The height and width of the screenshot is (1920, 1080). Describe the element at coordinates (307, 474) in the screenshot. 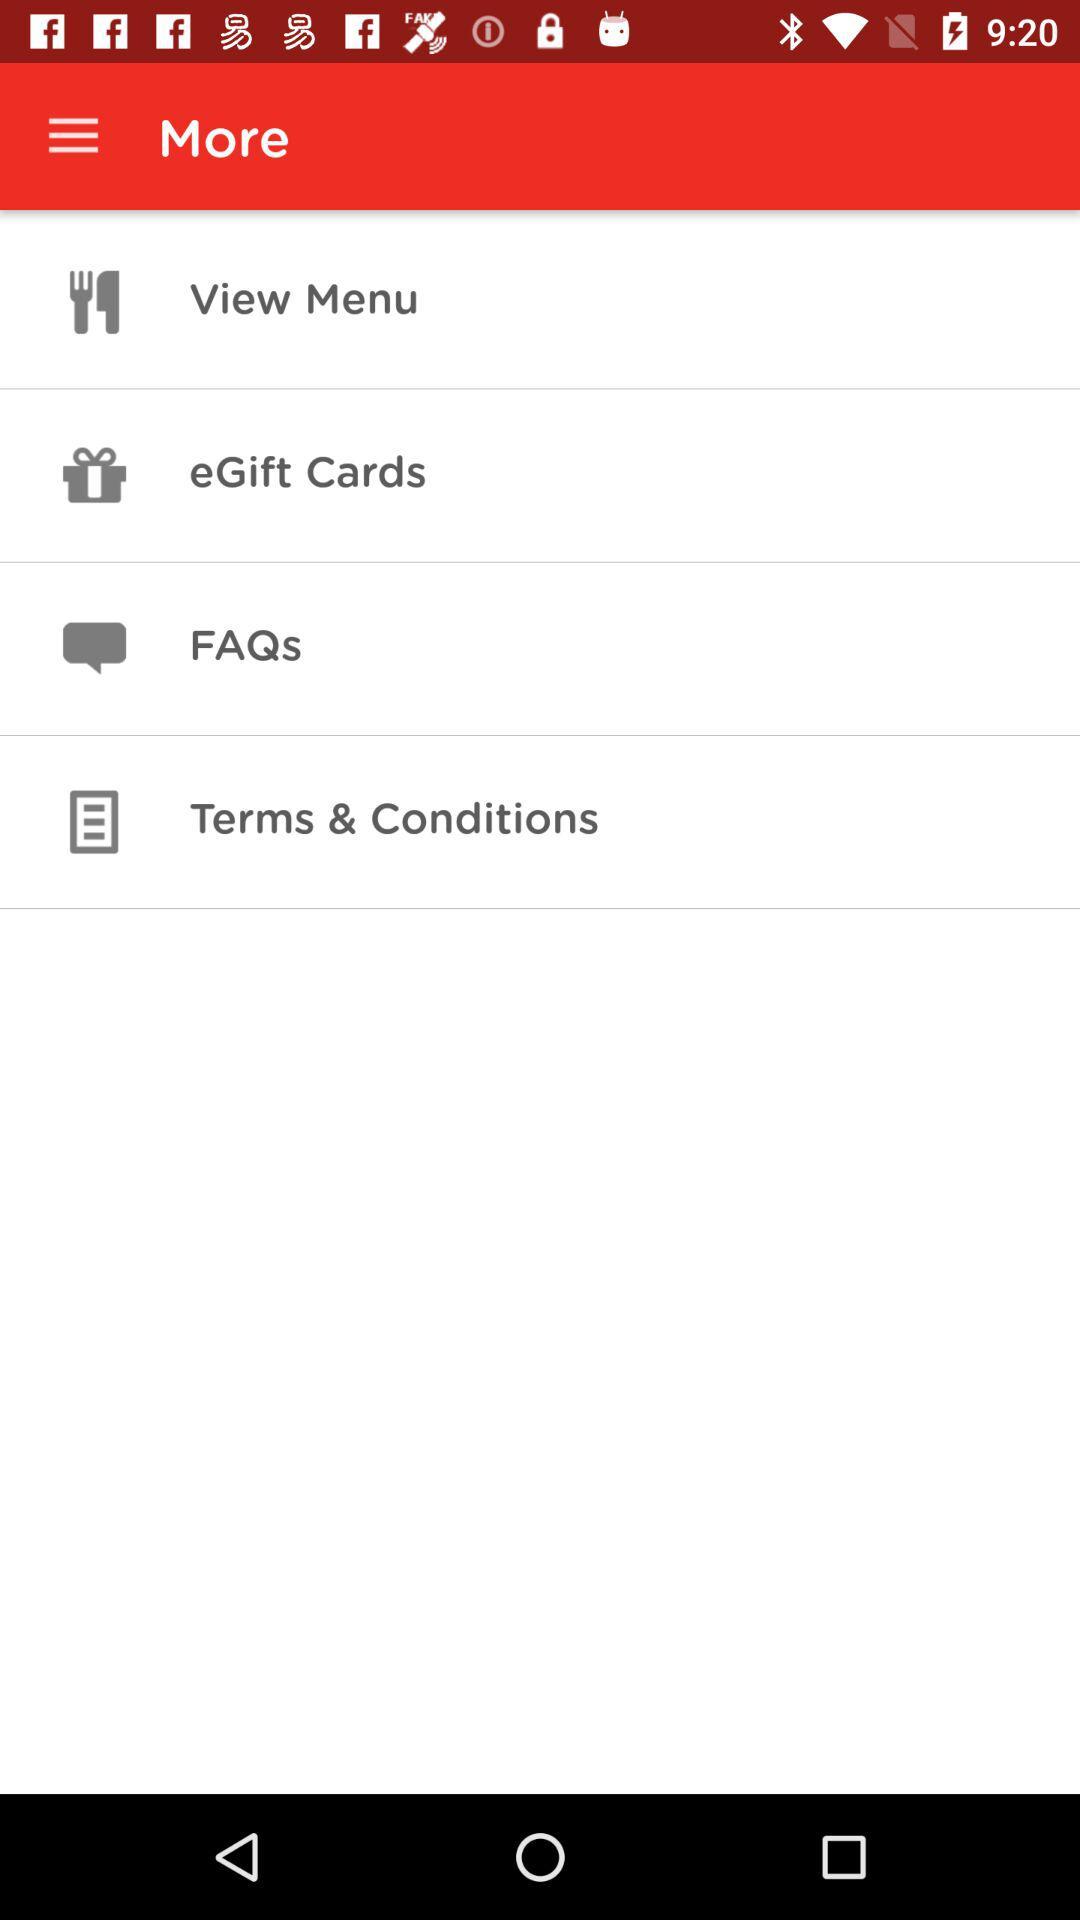

I see `egift cards icon` at that location.